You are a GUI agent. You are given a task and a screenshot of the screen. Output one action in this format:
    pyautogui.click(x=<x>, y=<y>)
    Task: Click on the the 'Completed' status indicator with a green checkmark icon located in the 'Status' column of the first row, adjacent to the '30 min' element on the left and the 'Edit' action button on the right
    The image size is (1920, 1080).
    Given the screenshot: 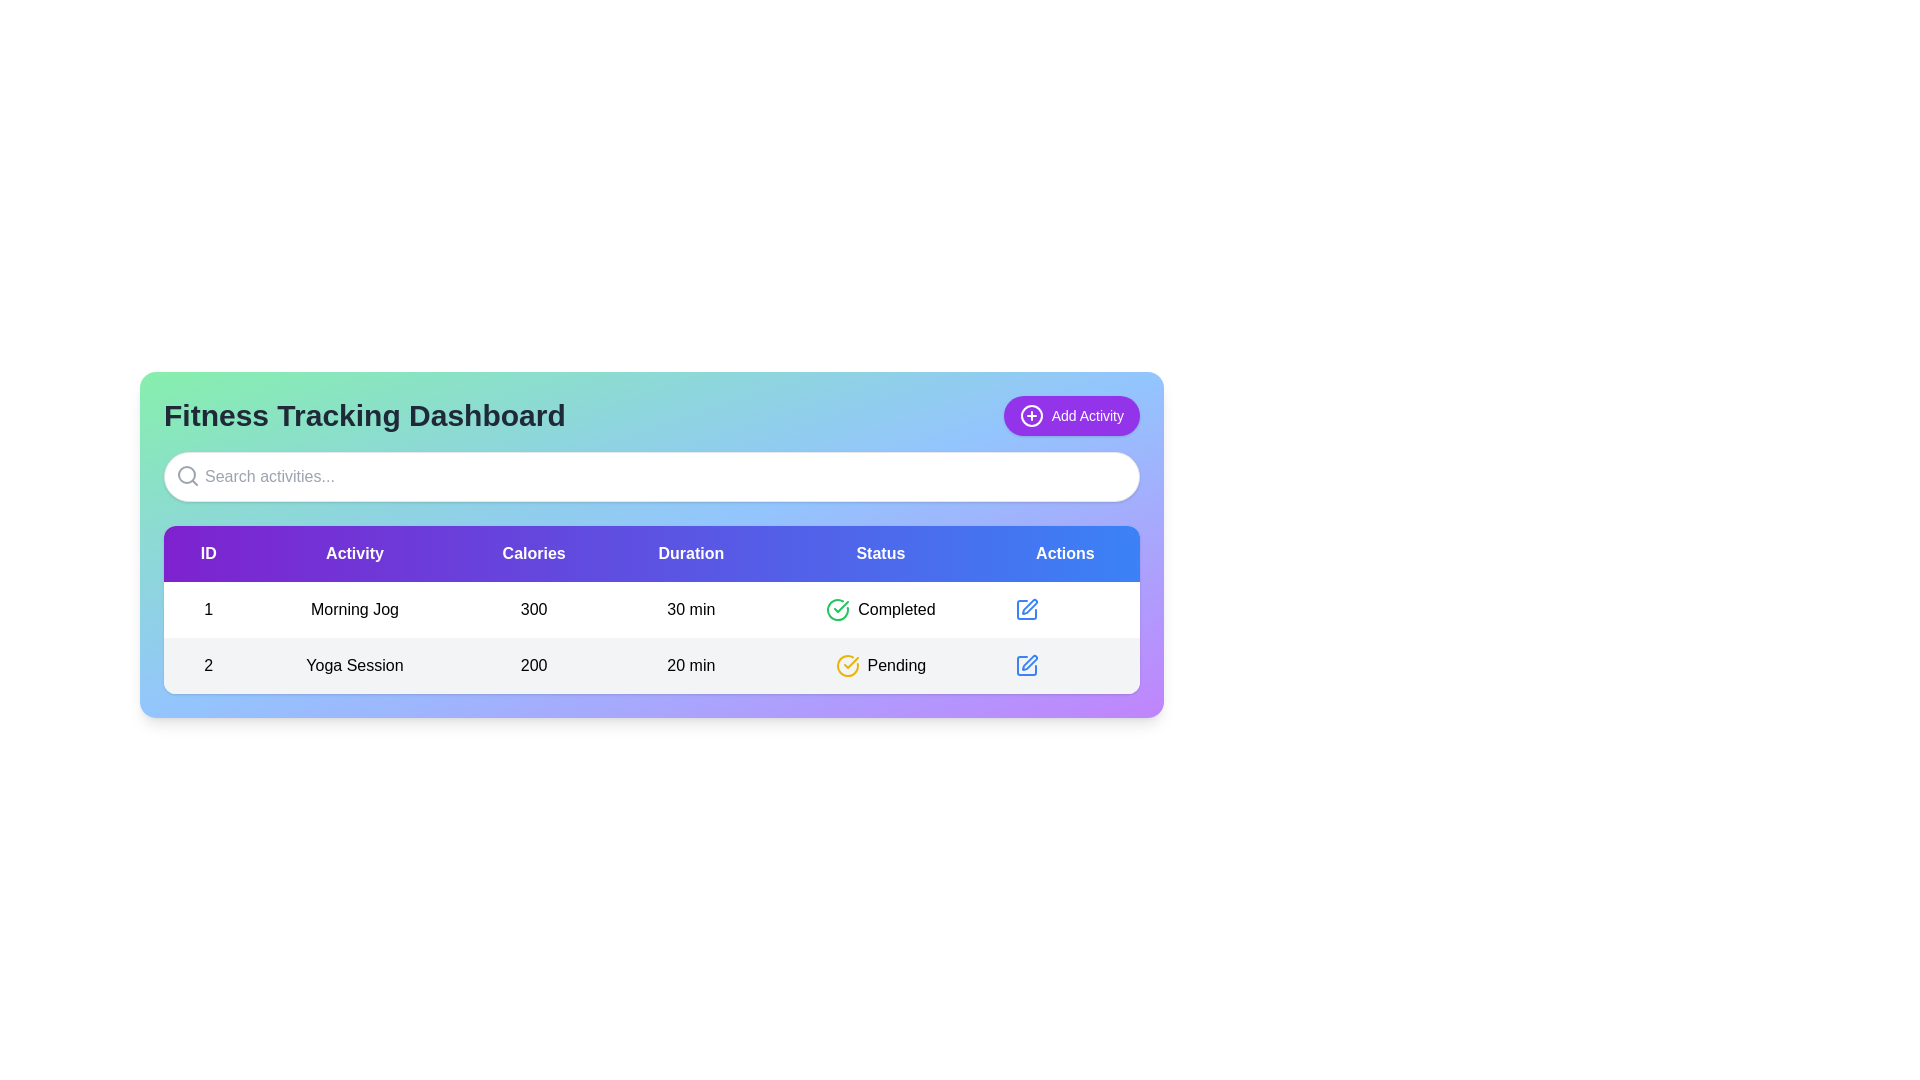 What is the action you would take?
    pyautogui.click(x=880, y=608)
    